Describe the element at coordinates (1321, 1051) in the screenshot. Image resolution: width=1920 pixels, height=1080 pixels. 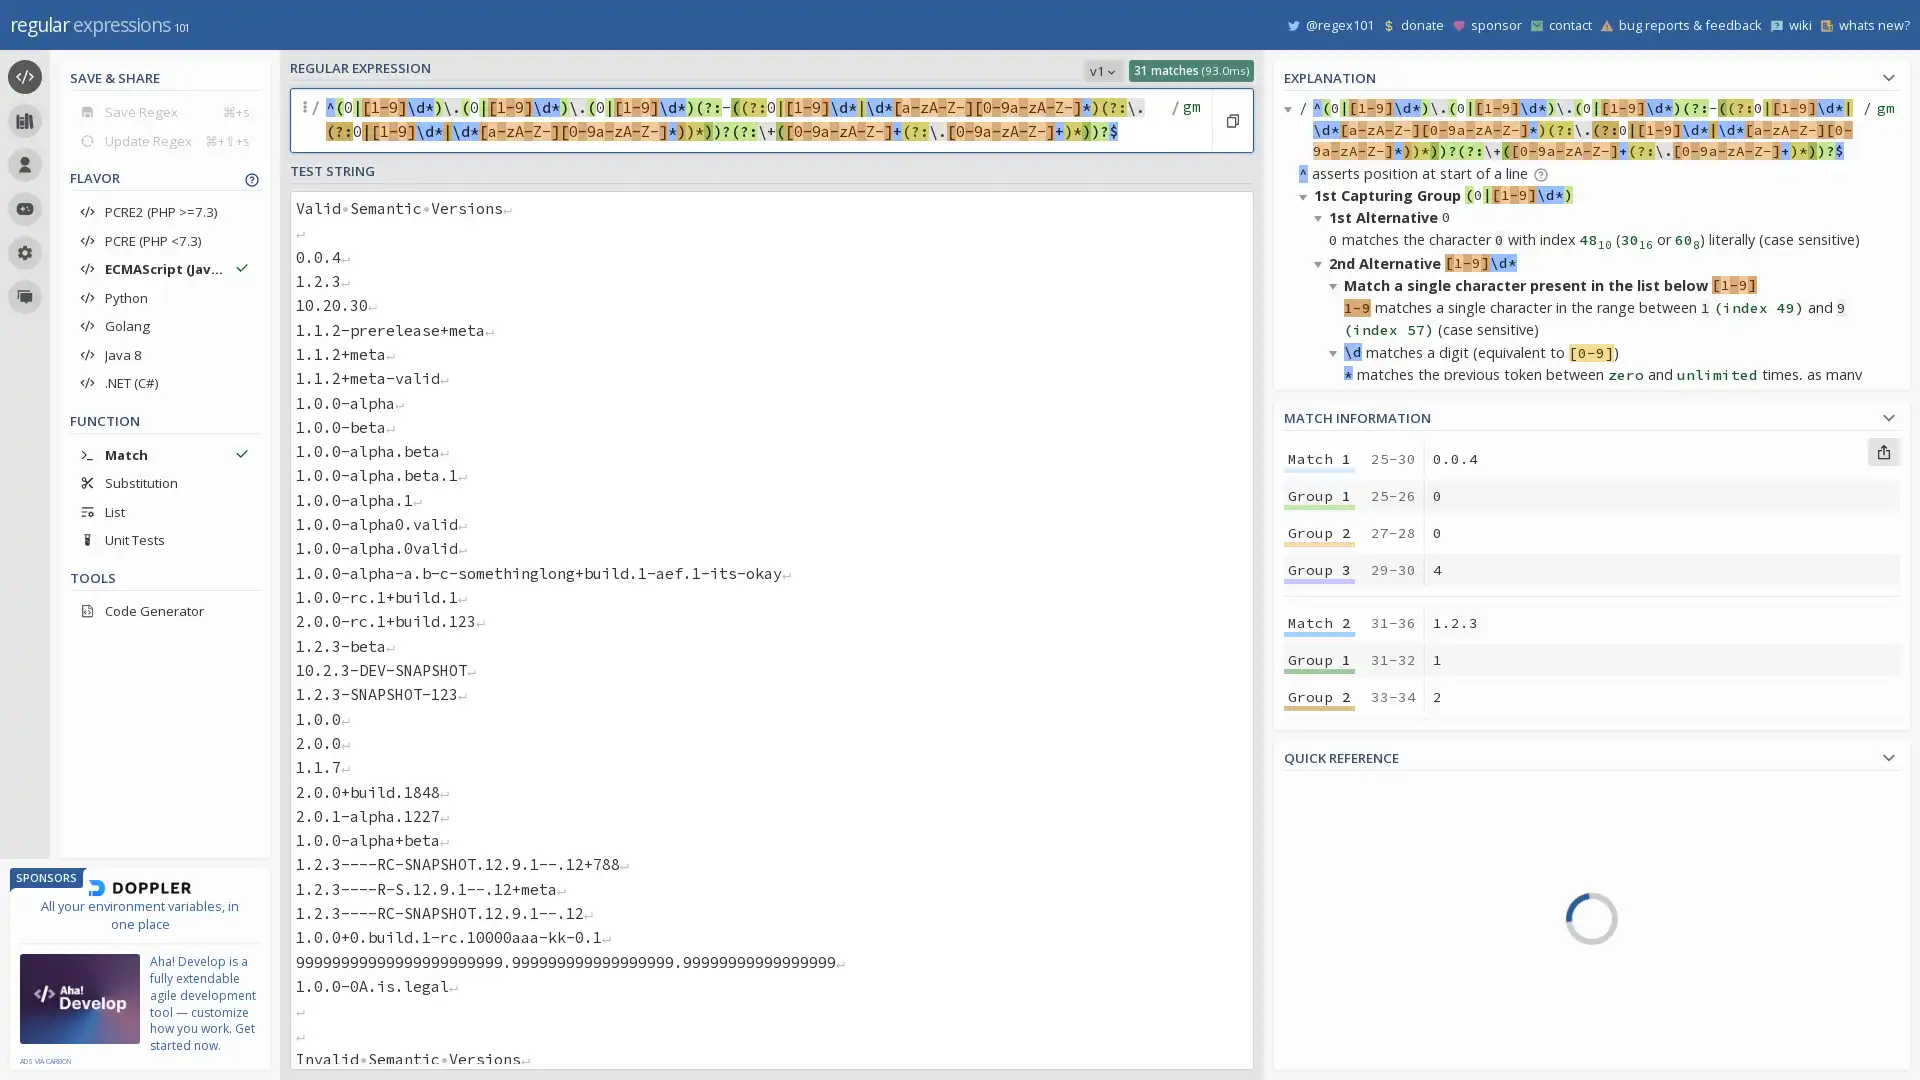
I see `Collapse Subtree` at that location.